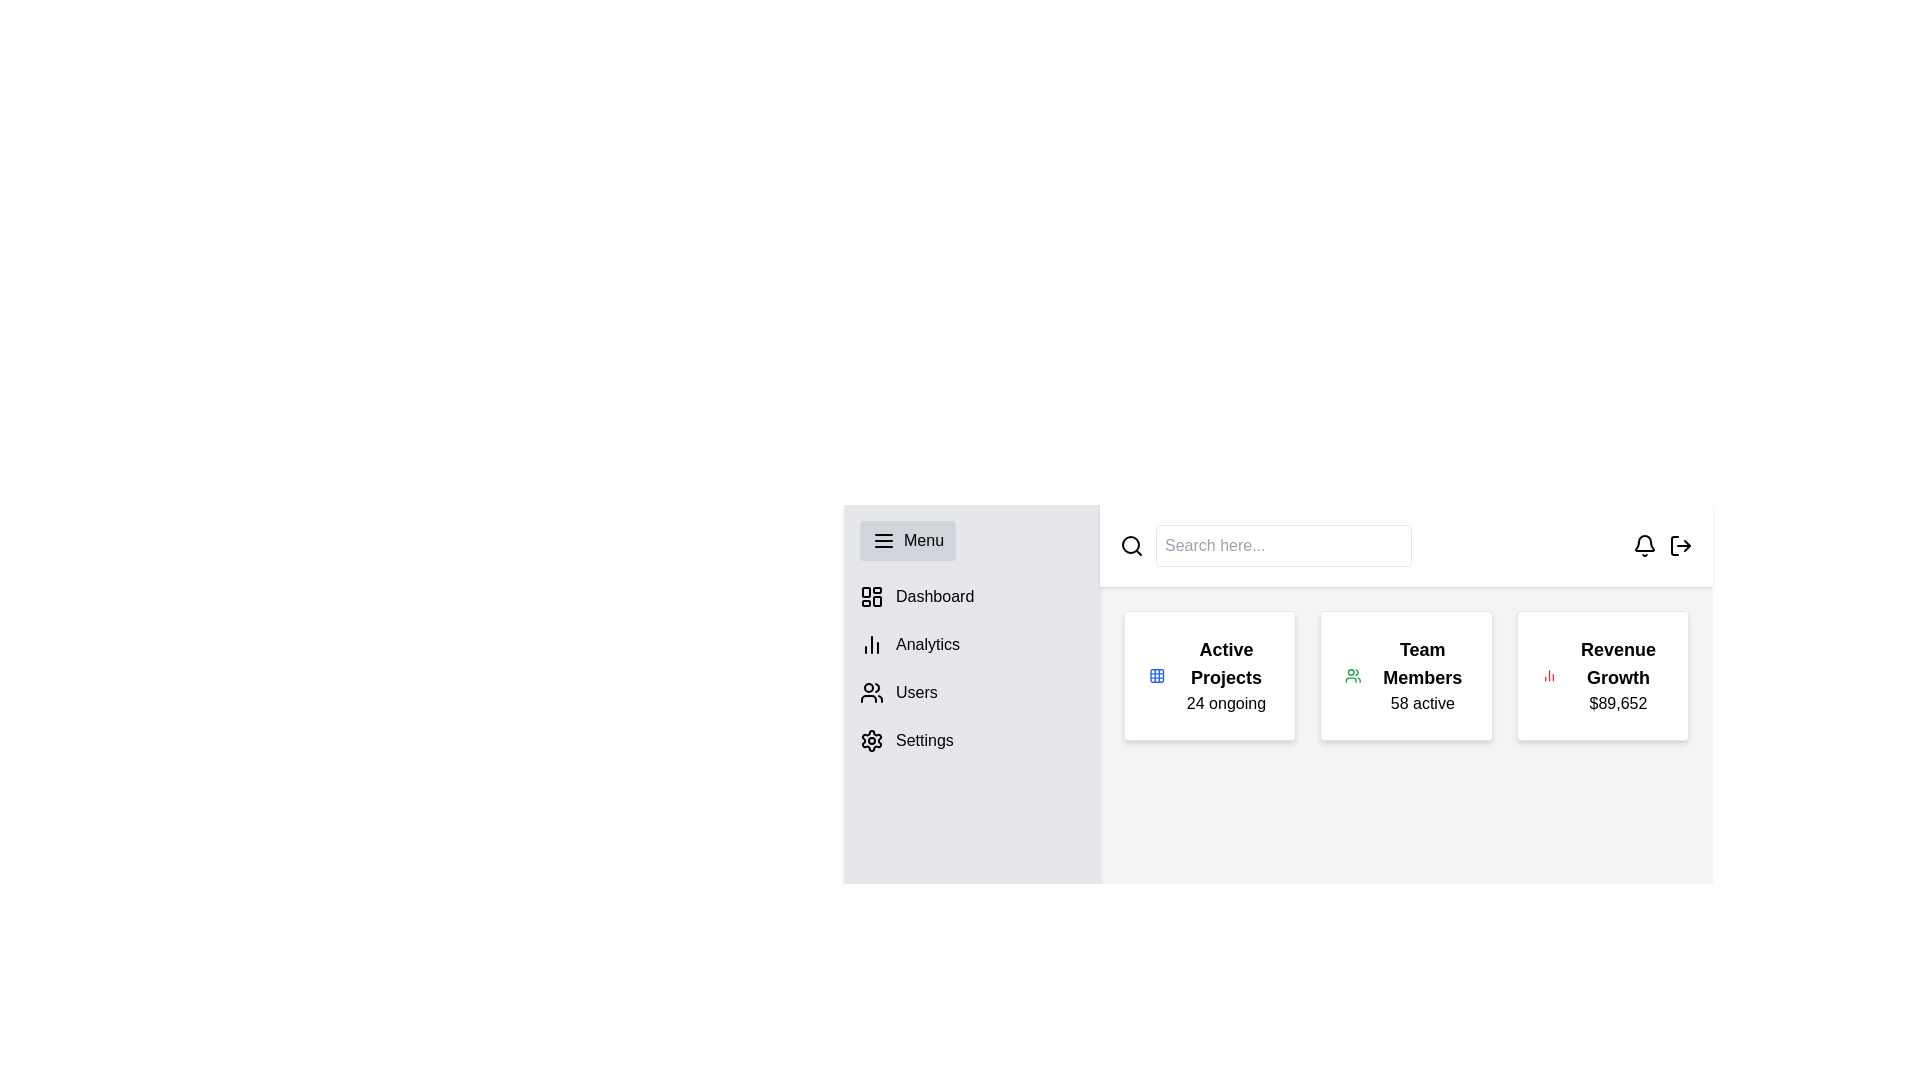  What do you see at coordinates (1421, 675) in the screenshot?
I see `the Text Display Block that summarizes active team members, which is located on the second card in a row of cards between 'Active Projects' and 'Revenue Growth'` at bounding box center [1421, 675].